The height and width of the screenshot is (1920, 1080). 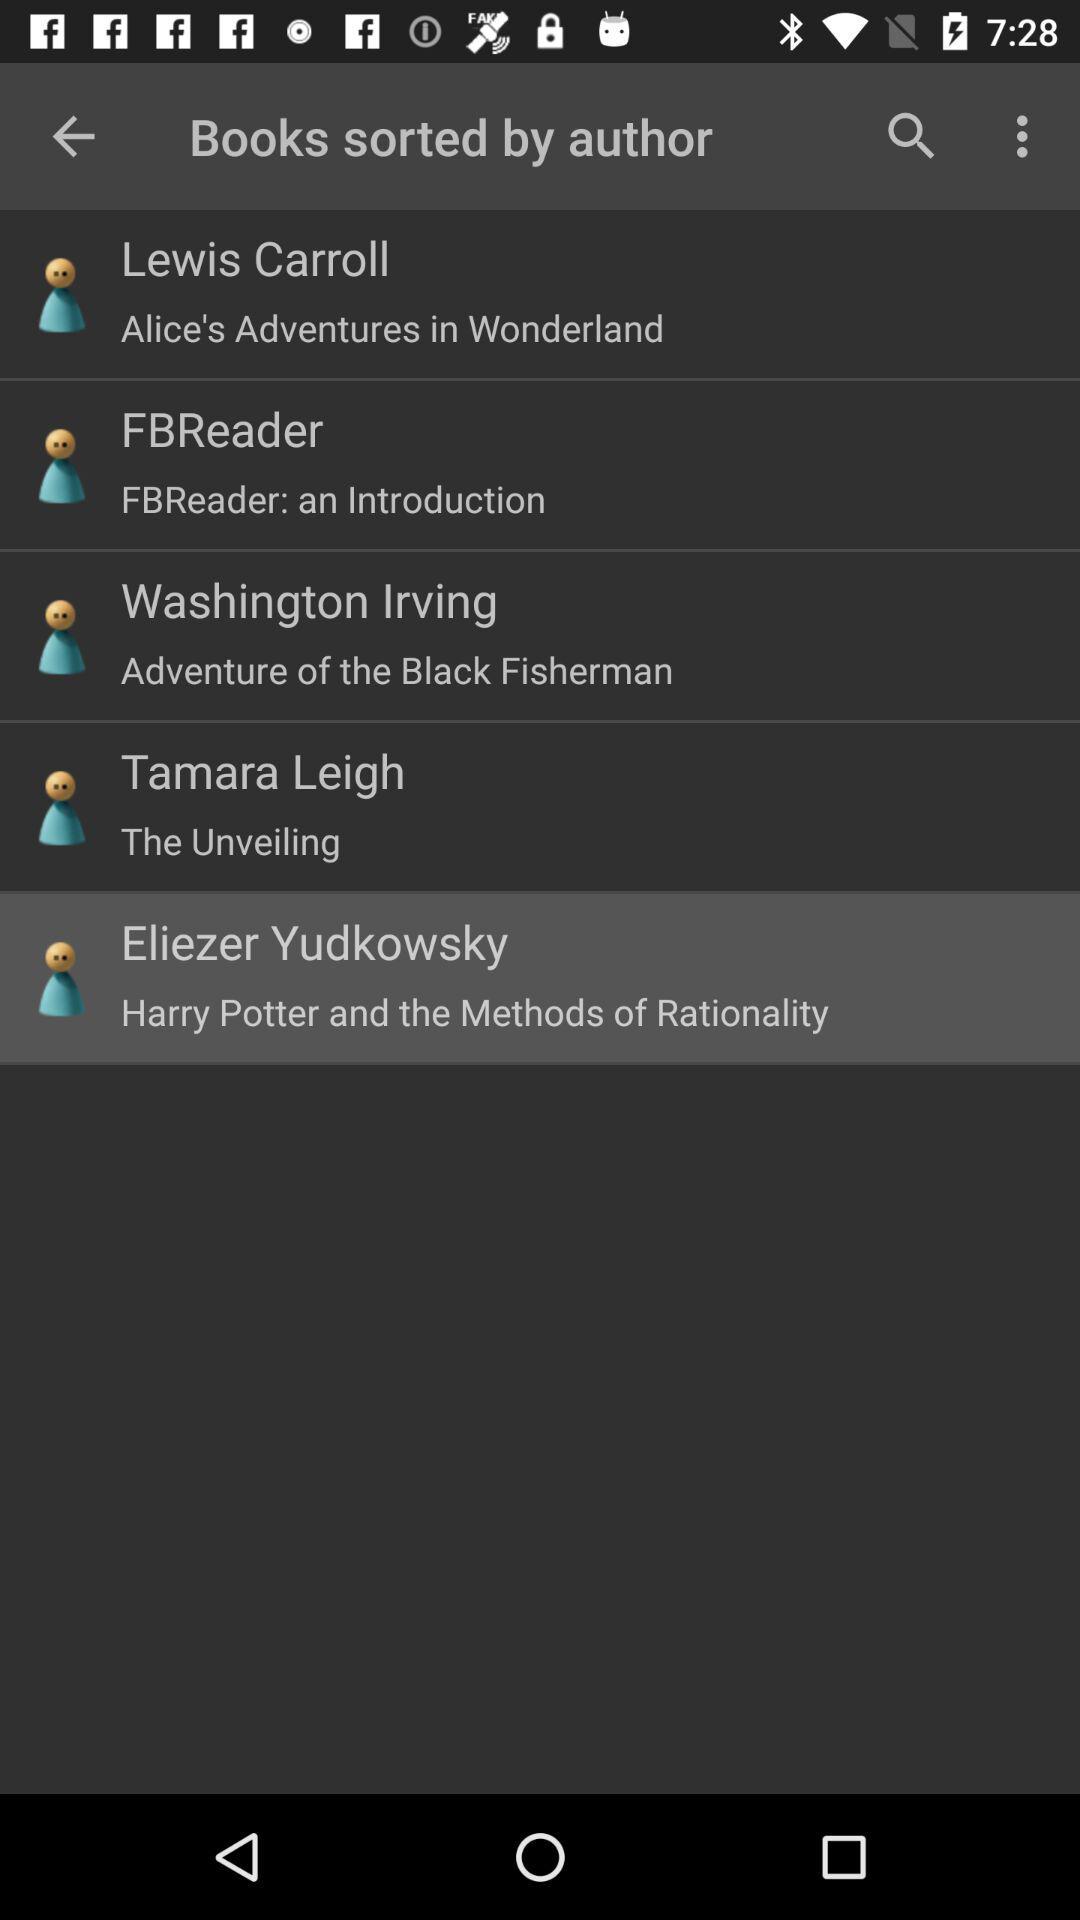 What do you see at coordinates (474, 1011) in the screenshot?
I see `the harry potter and icon` at bounding box center [474, 1011].